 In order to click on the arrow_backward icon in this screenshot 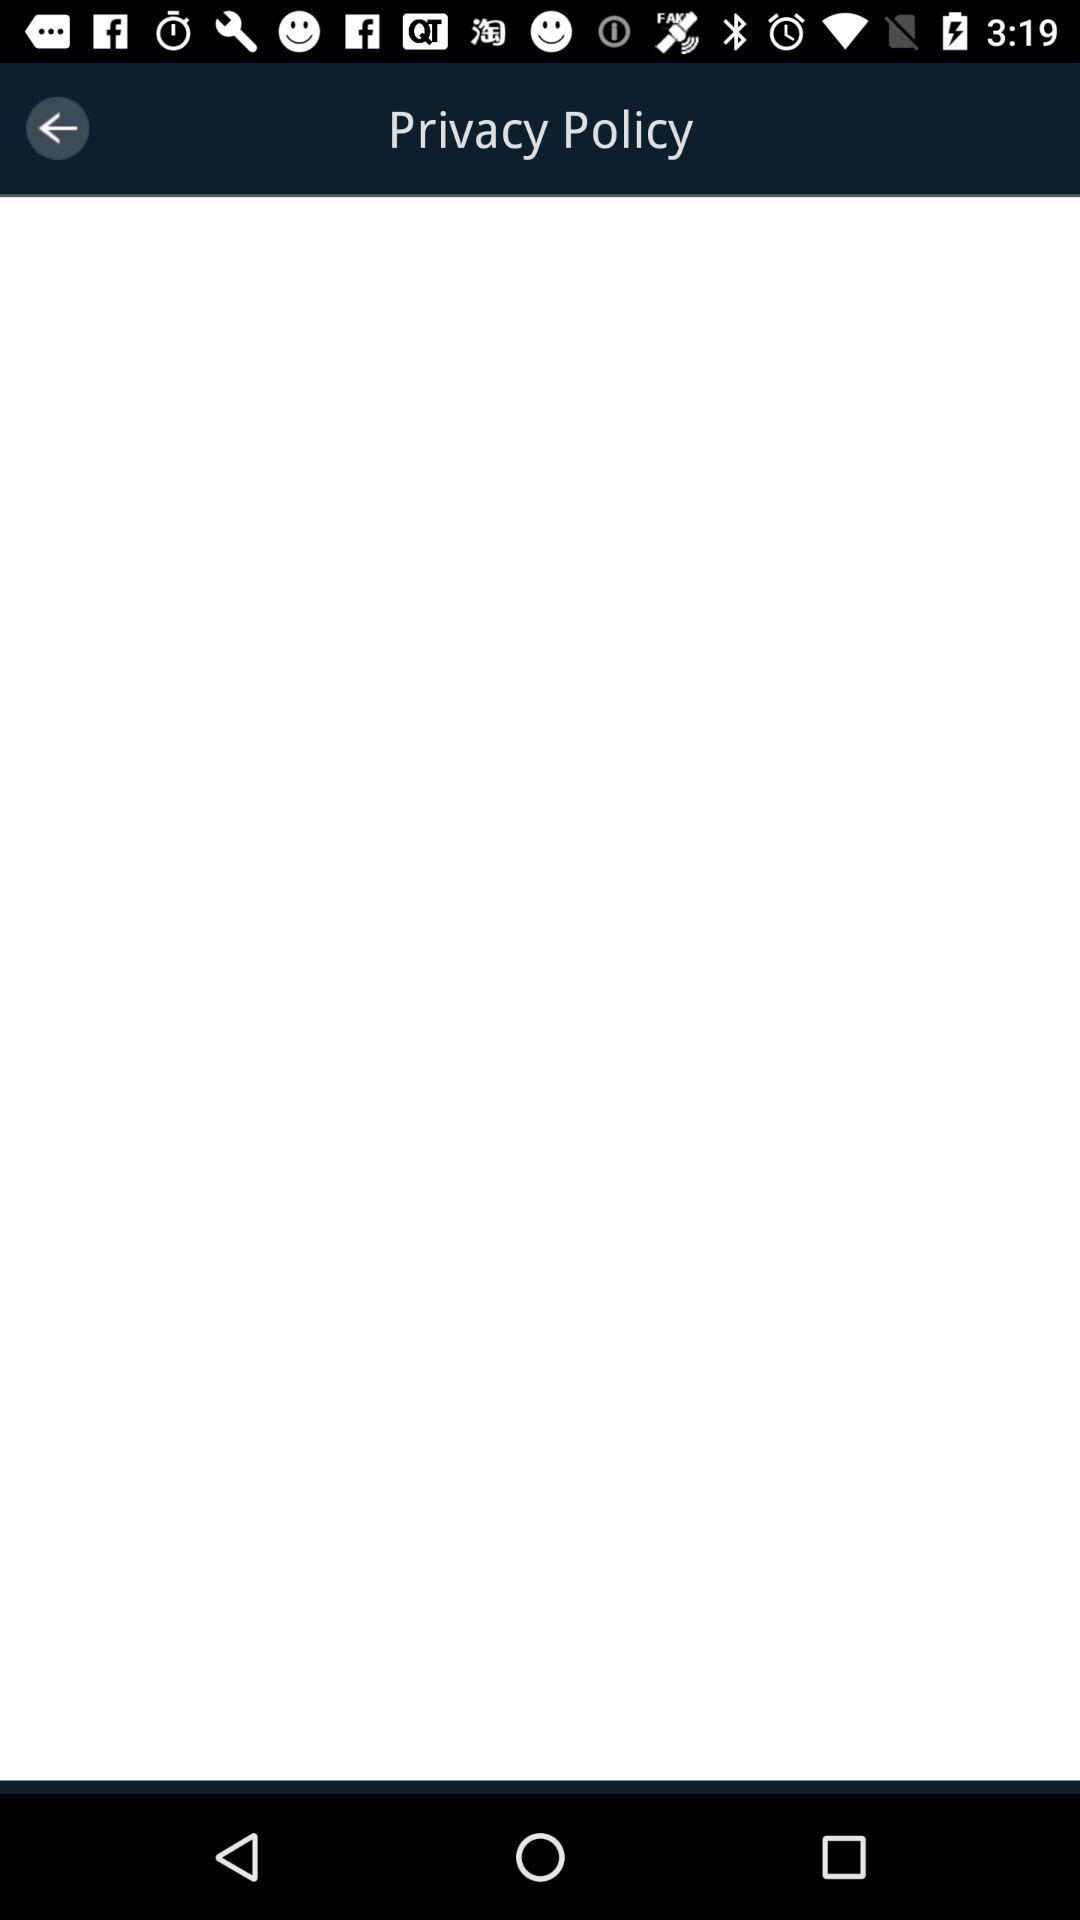, I will do `click(56, 127)`.